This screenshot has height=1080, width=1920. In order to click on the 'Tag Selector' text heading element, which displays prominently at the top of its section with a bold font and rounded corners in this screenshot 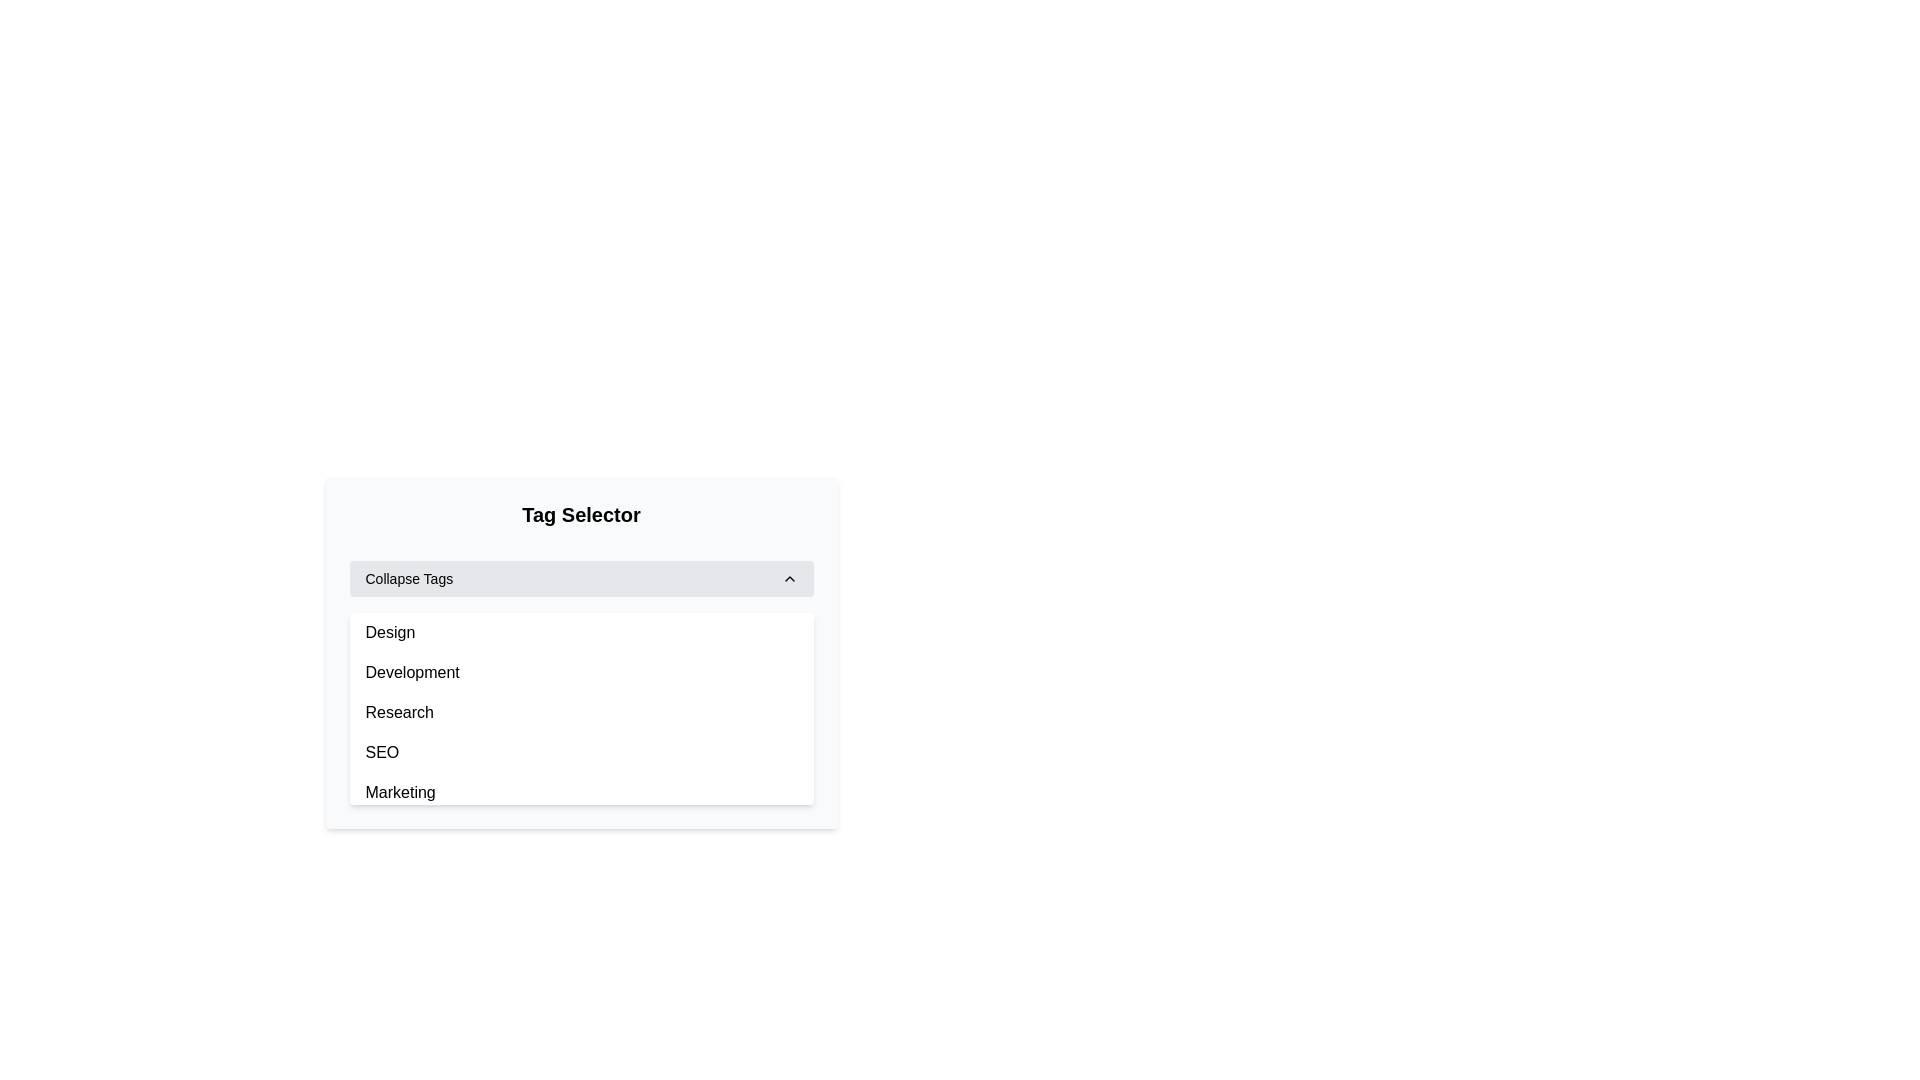, I will do `click(580, 514)`.